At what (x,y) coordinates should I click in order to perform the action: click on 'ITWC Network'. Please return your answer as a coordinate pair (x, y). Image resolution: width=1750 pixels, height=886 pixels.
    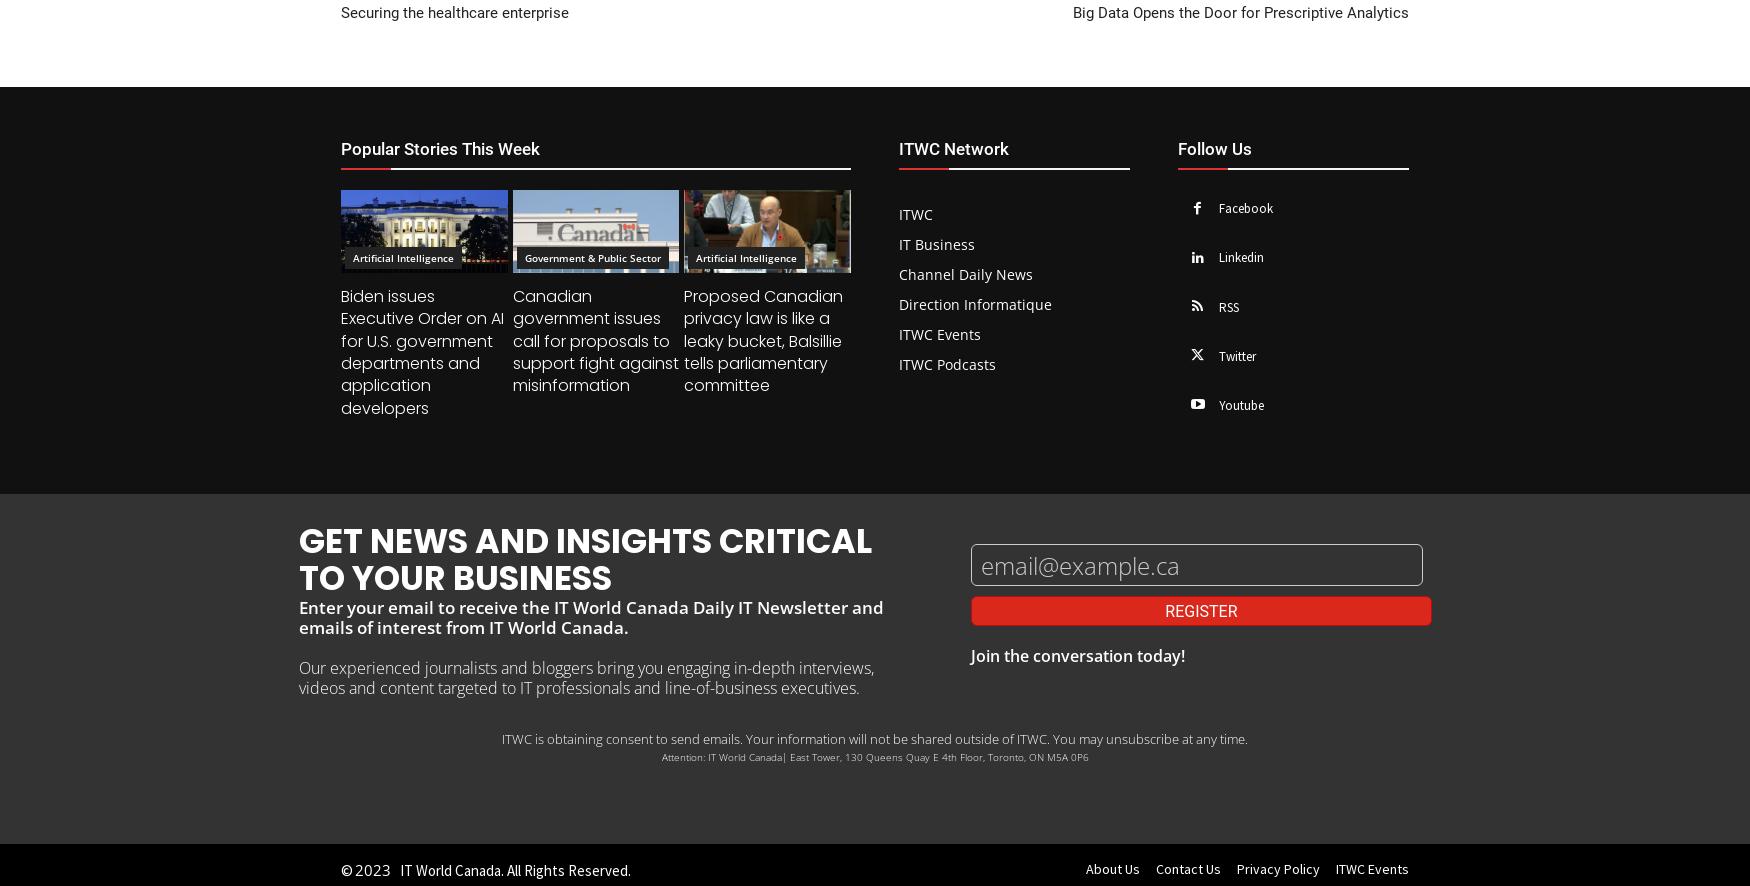
    Looking at the image, I should click on (953, 146).